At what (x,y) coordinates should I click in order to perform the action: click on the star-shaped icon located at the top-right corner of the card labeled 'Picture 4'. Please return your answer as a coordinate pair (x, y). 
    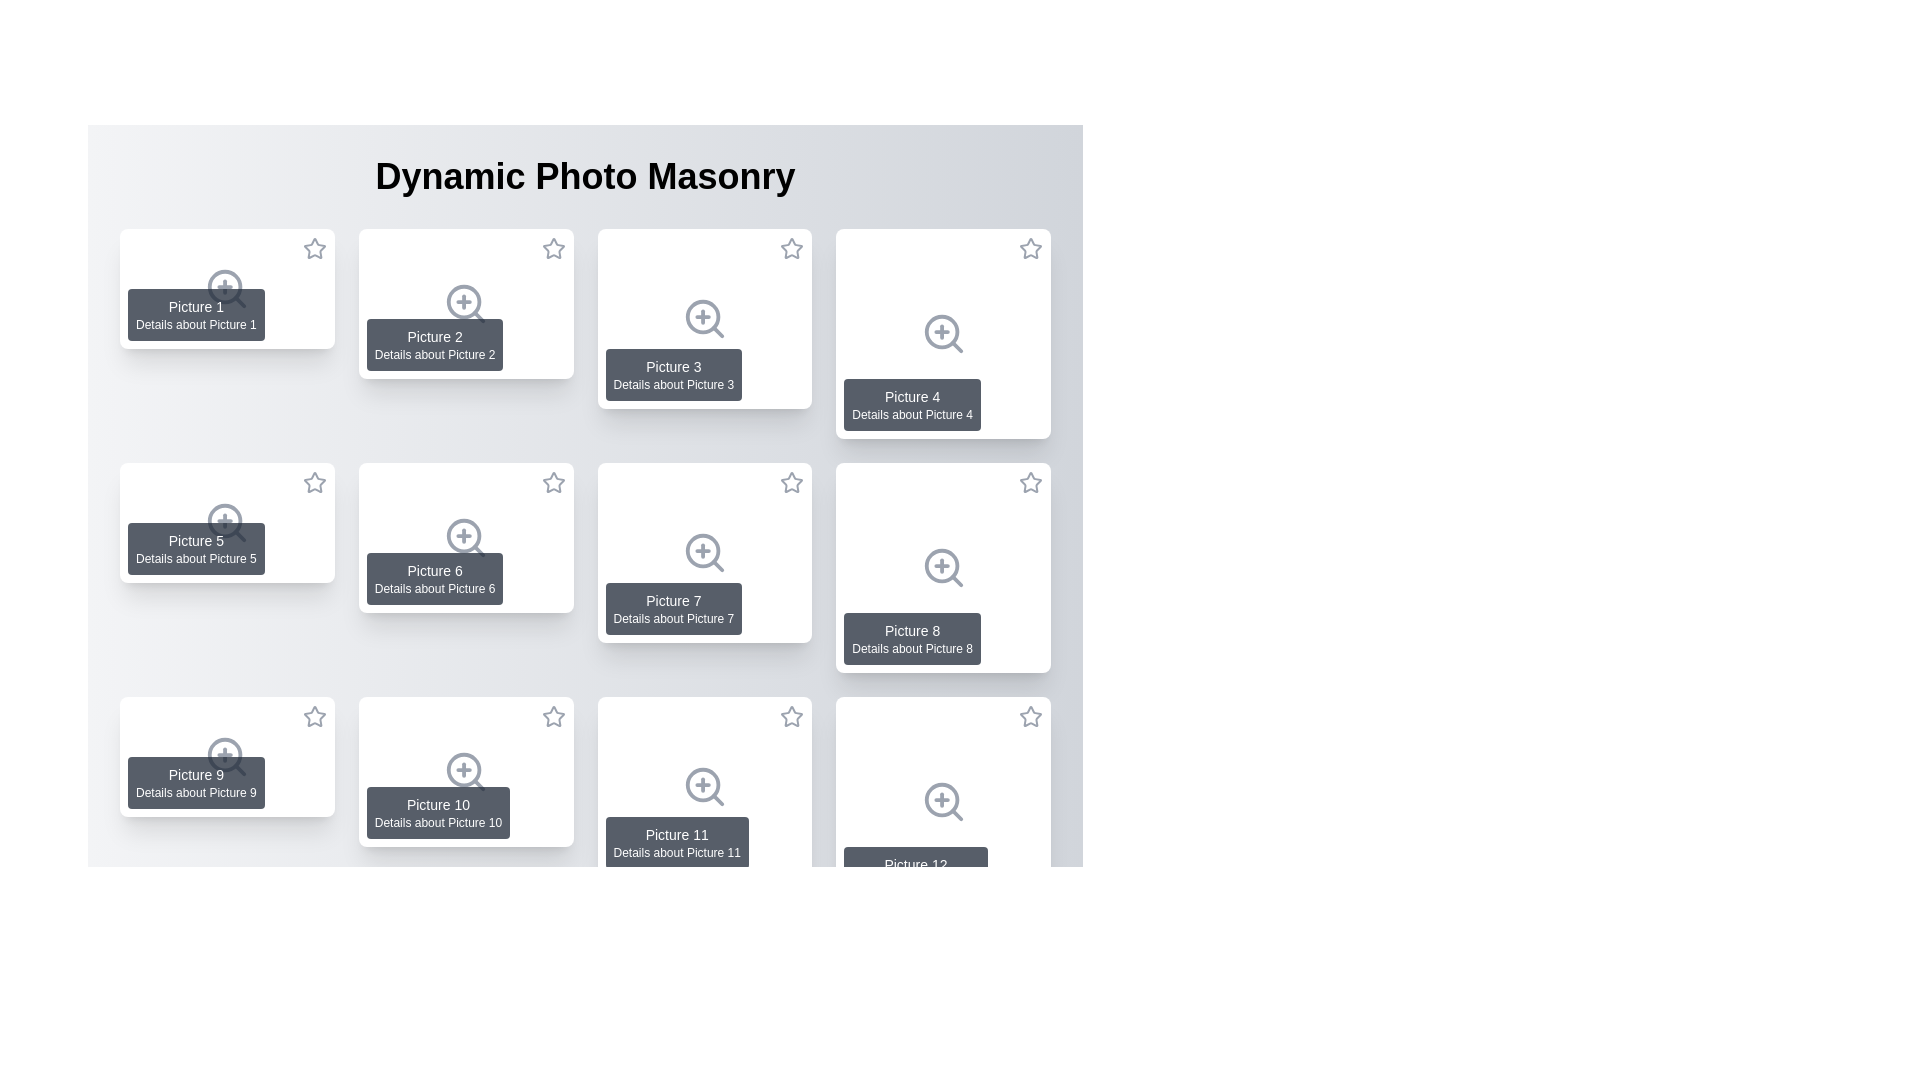
    Looking at the image, I should click on (1031, 247).